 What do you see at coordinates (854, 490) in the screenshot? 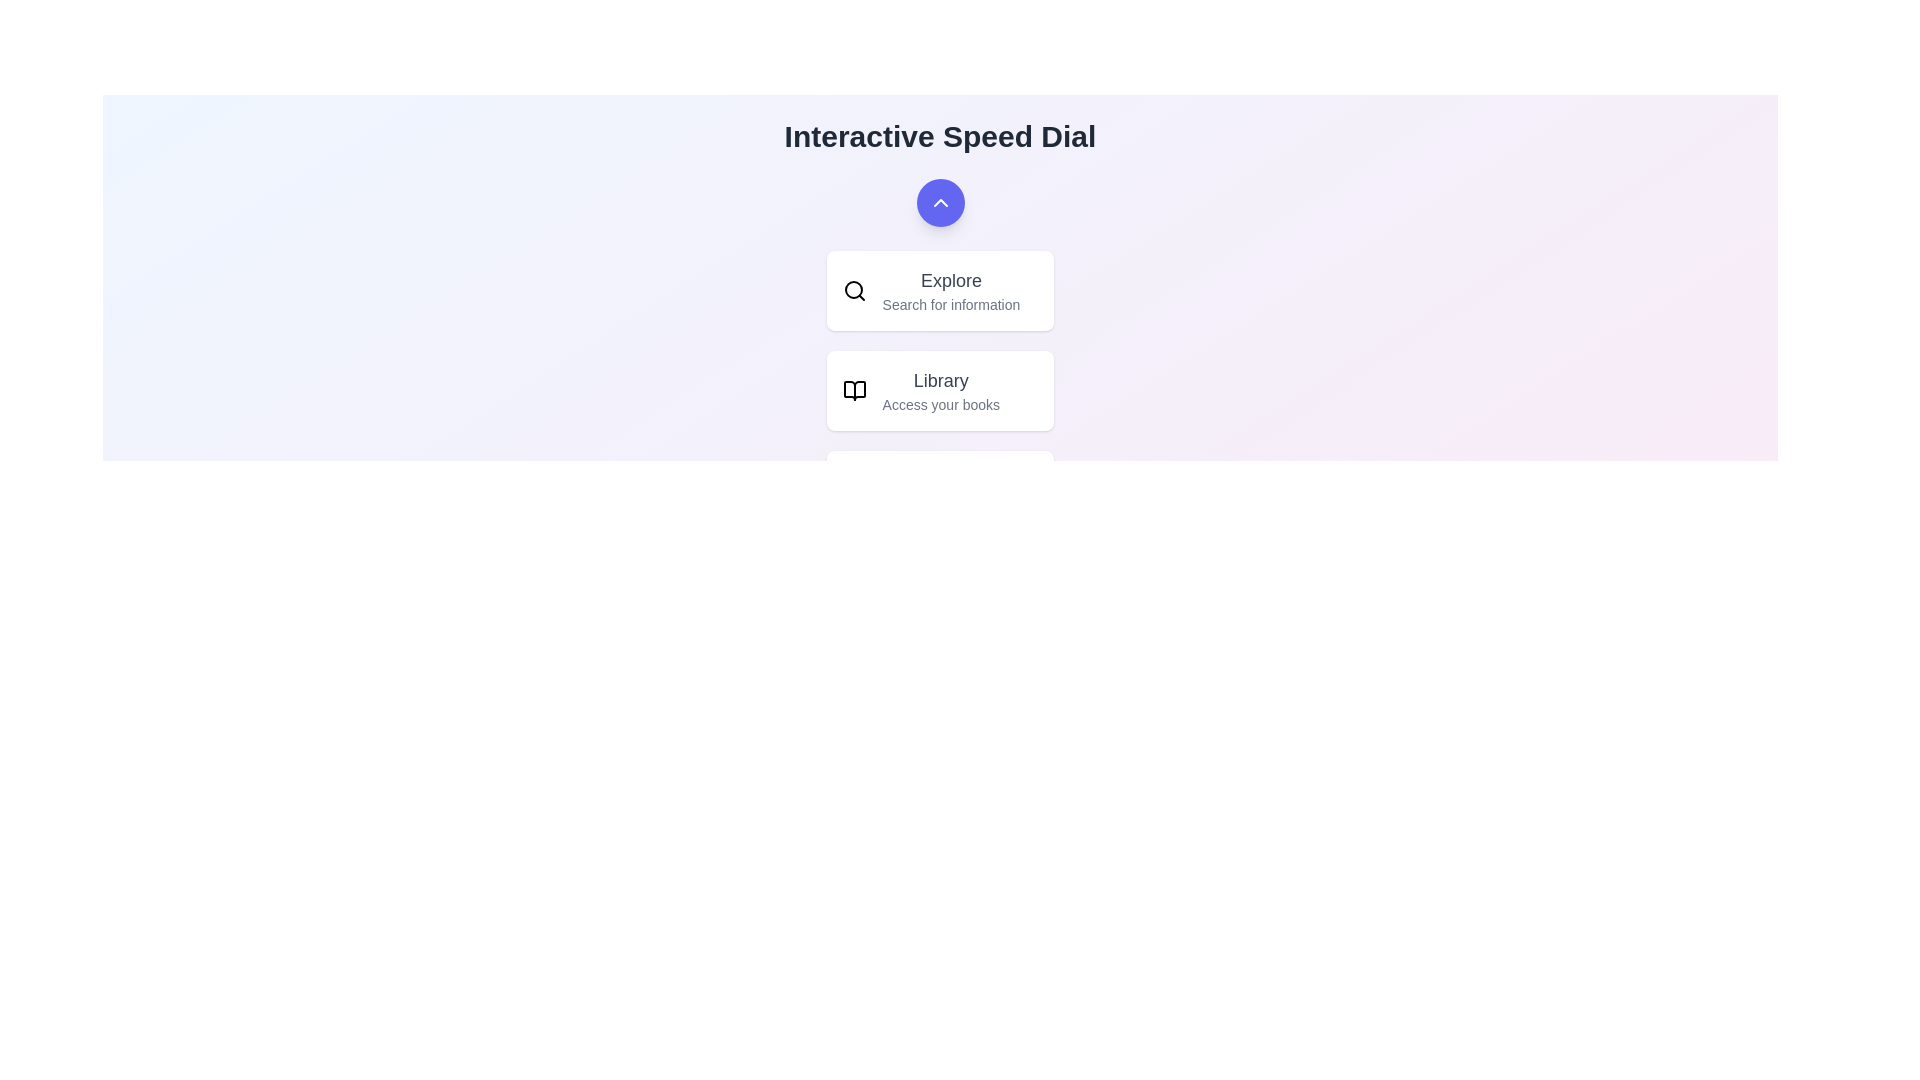
I see `the Progress icon to observe its visual effect` at bounding box center [854, 490].